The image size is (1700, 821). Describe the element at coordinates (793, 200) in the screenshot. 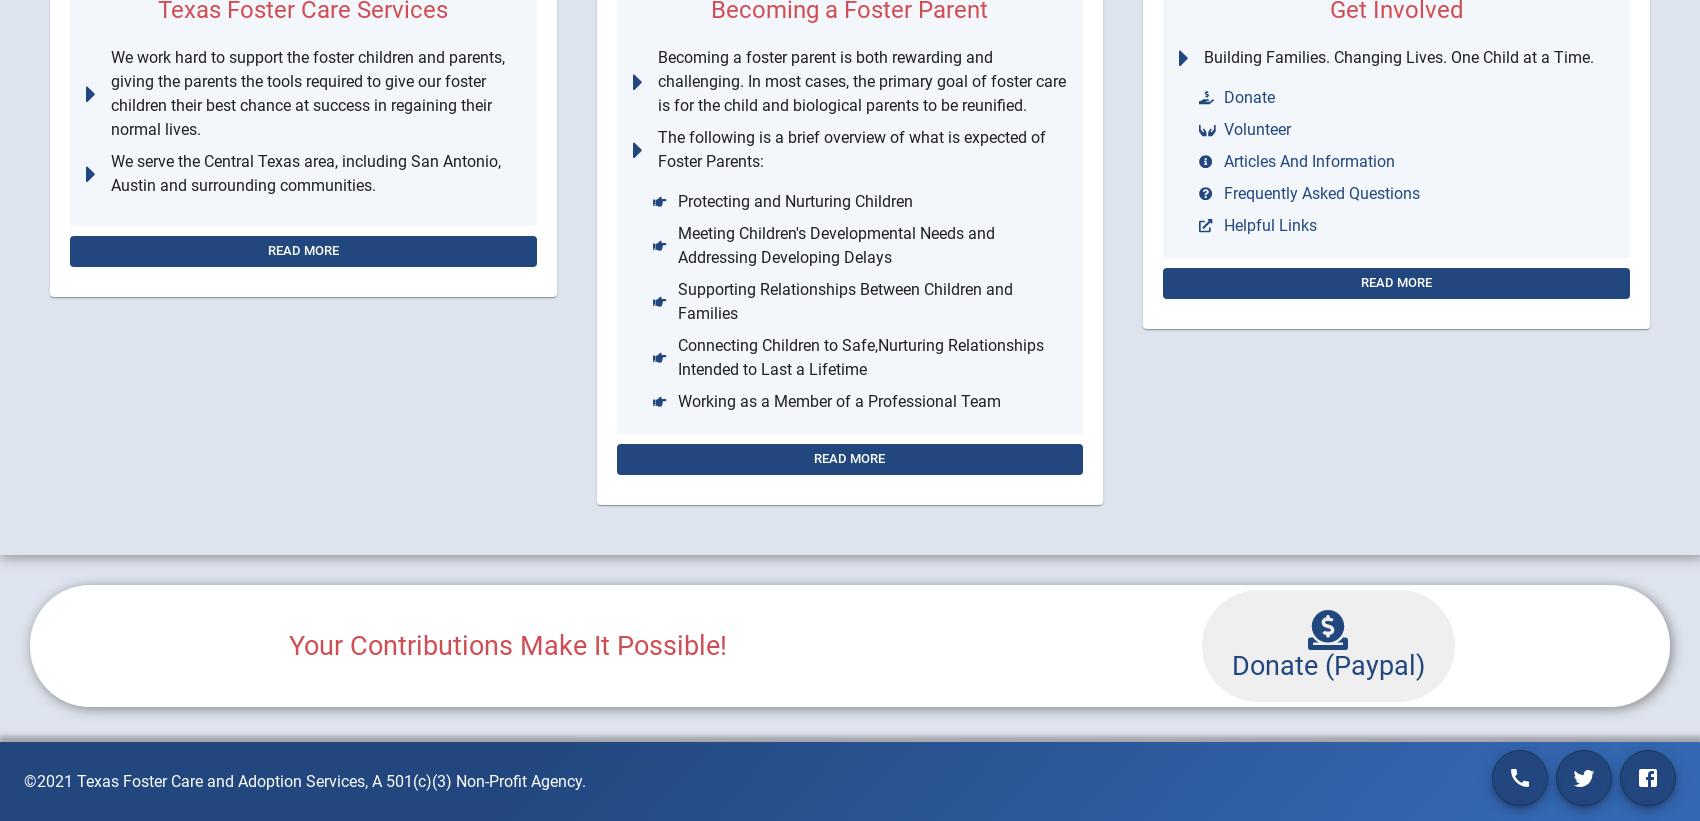

I see `'Protecting and Nurturing Children'` at that location.